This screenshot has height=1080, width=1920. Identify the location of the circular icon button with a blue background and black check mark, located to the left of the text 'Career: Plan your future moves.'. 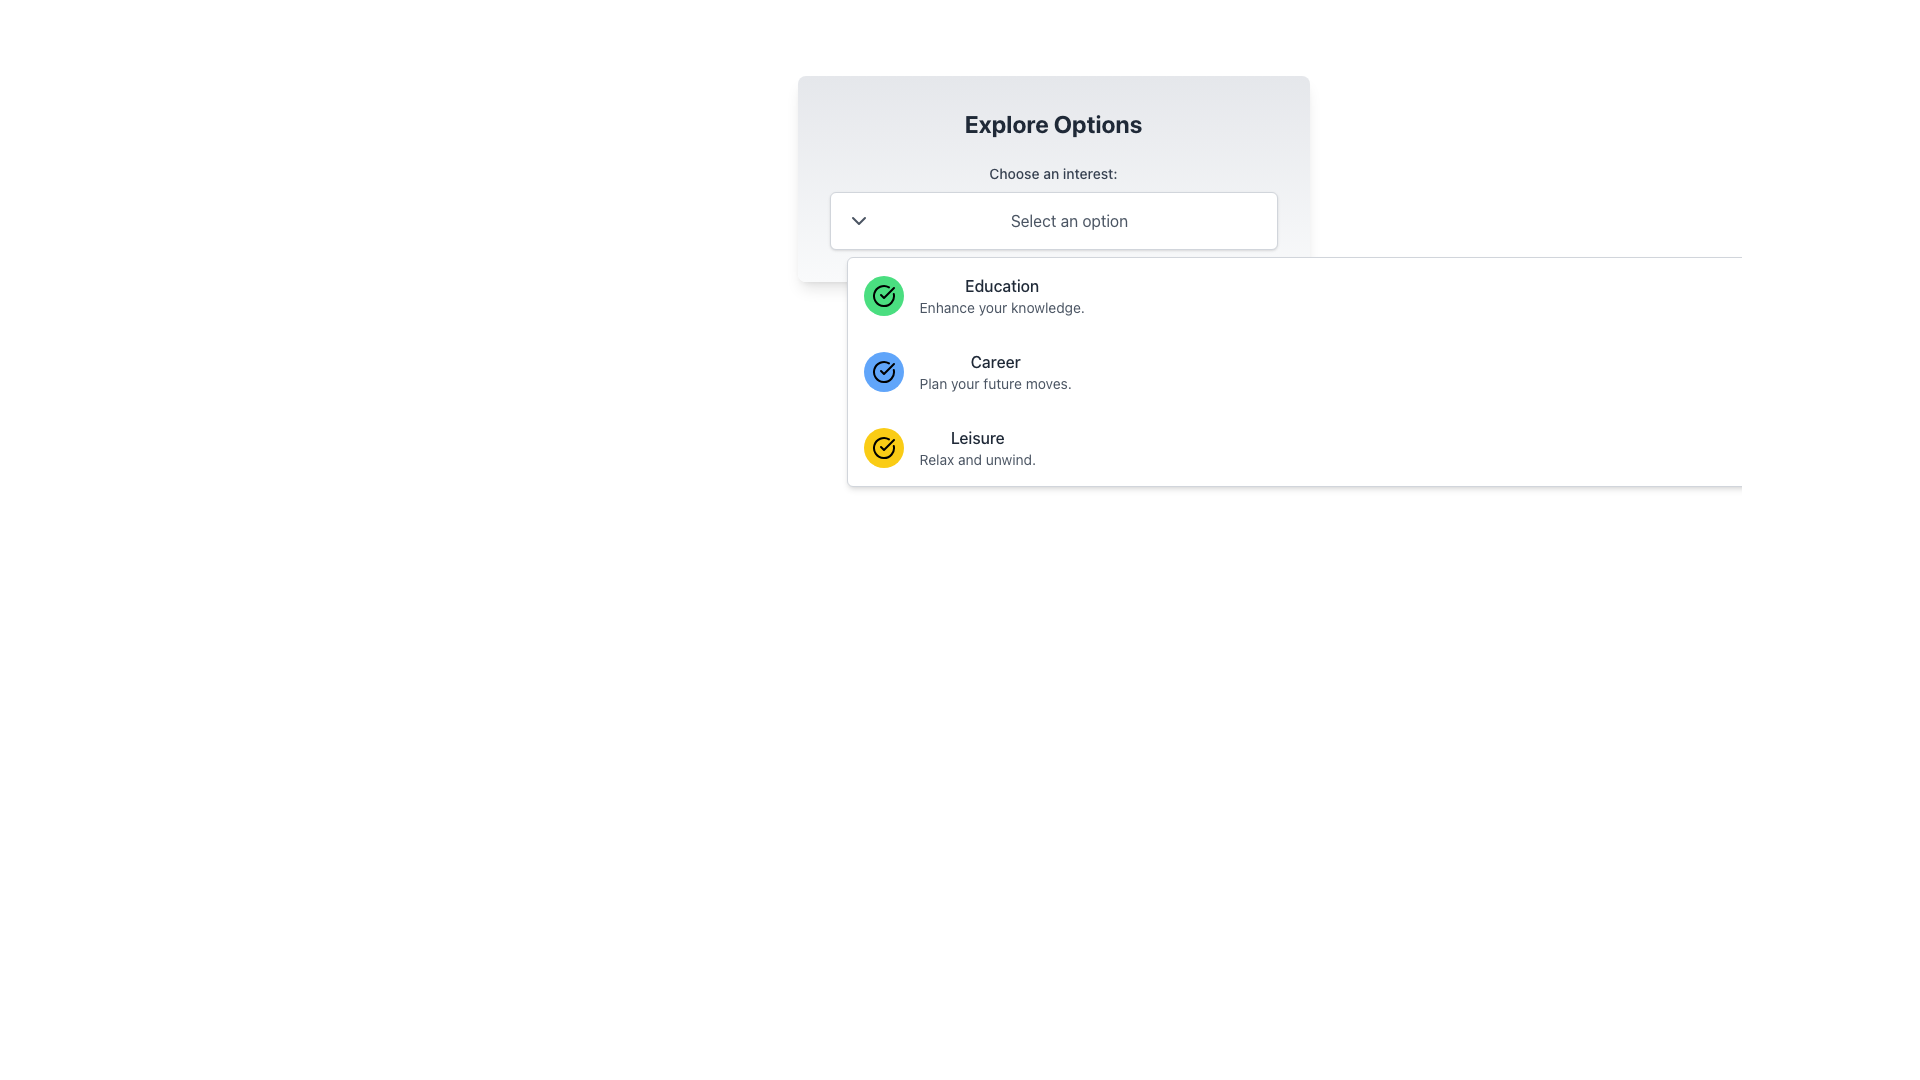
(882, 371).